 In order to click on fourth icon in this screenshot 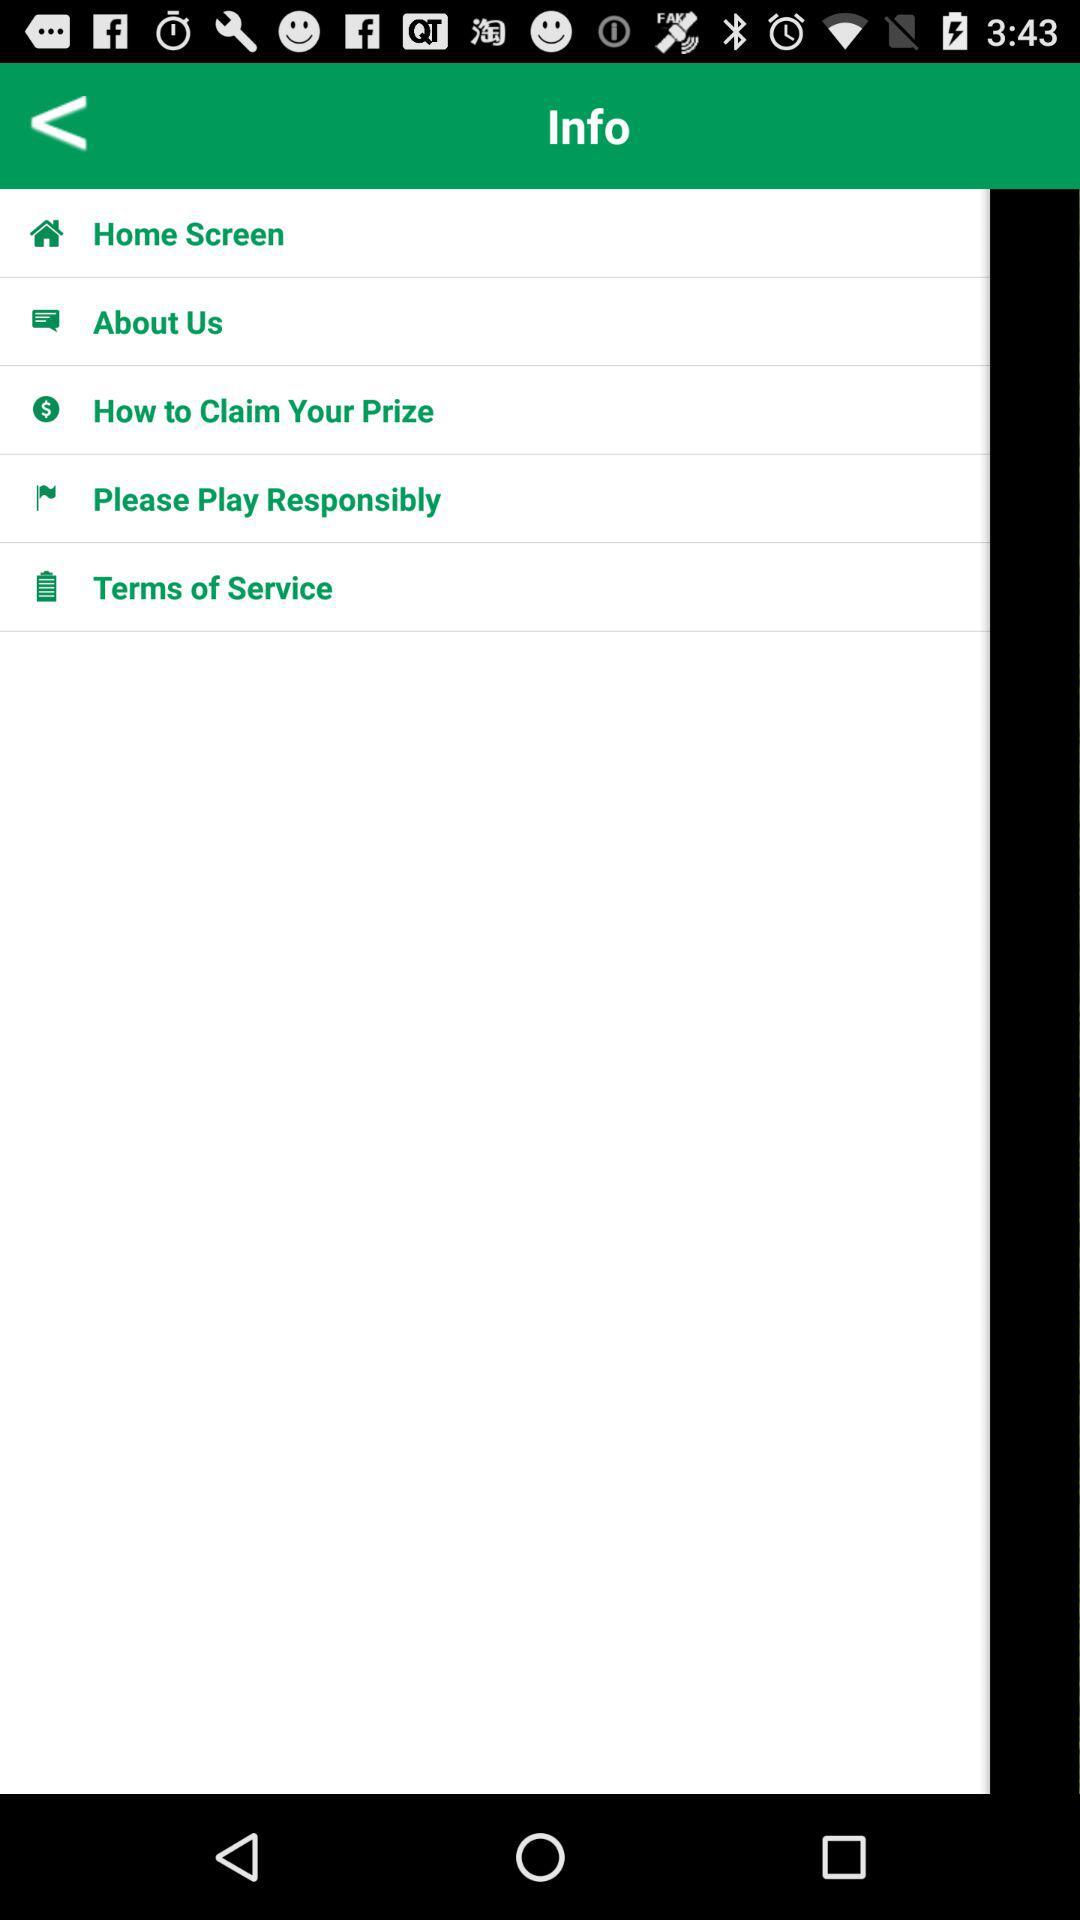, I will do `click(56, 498)`.